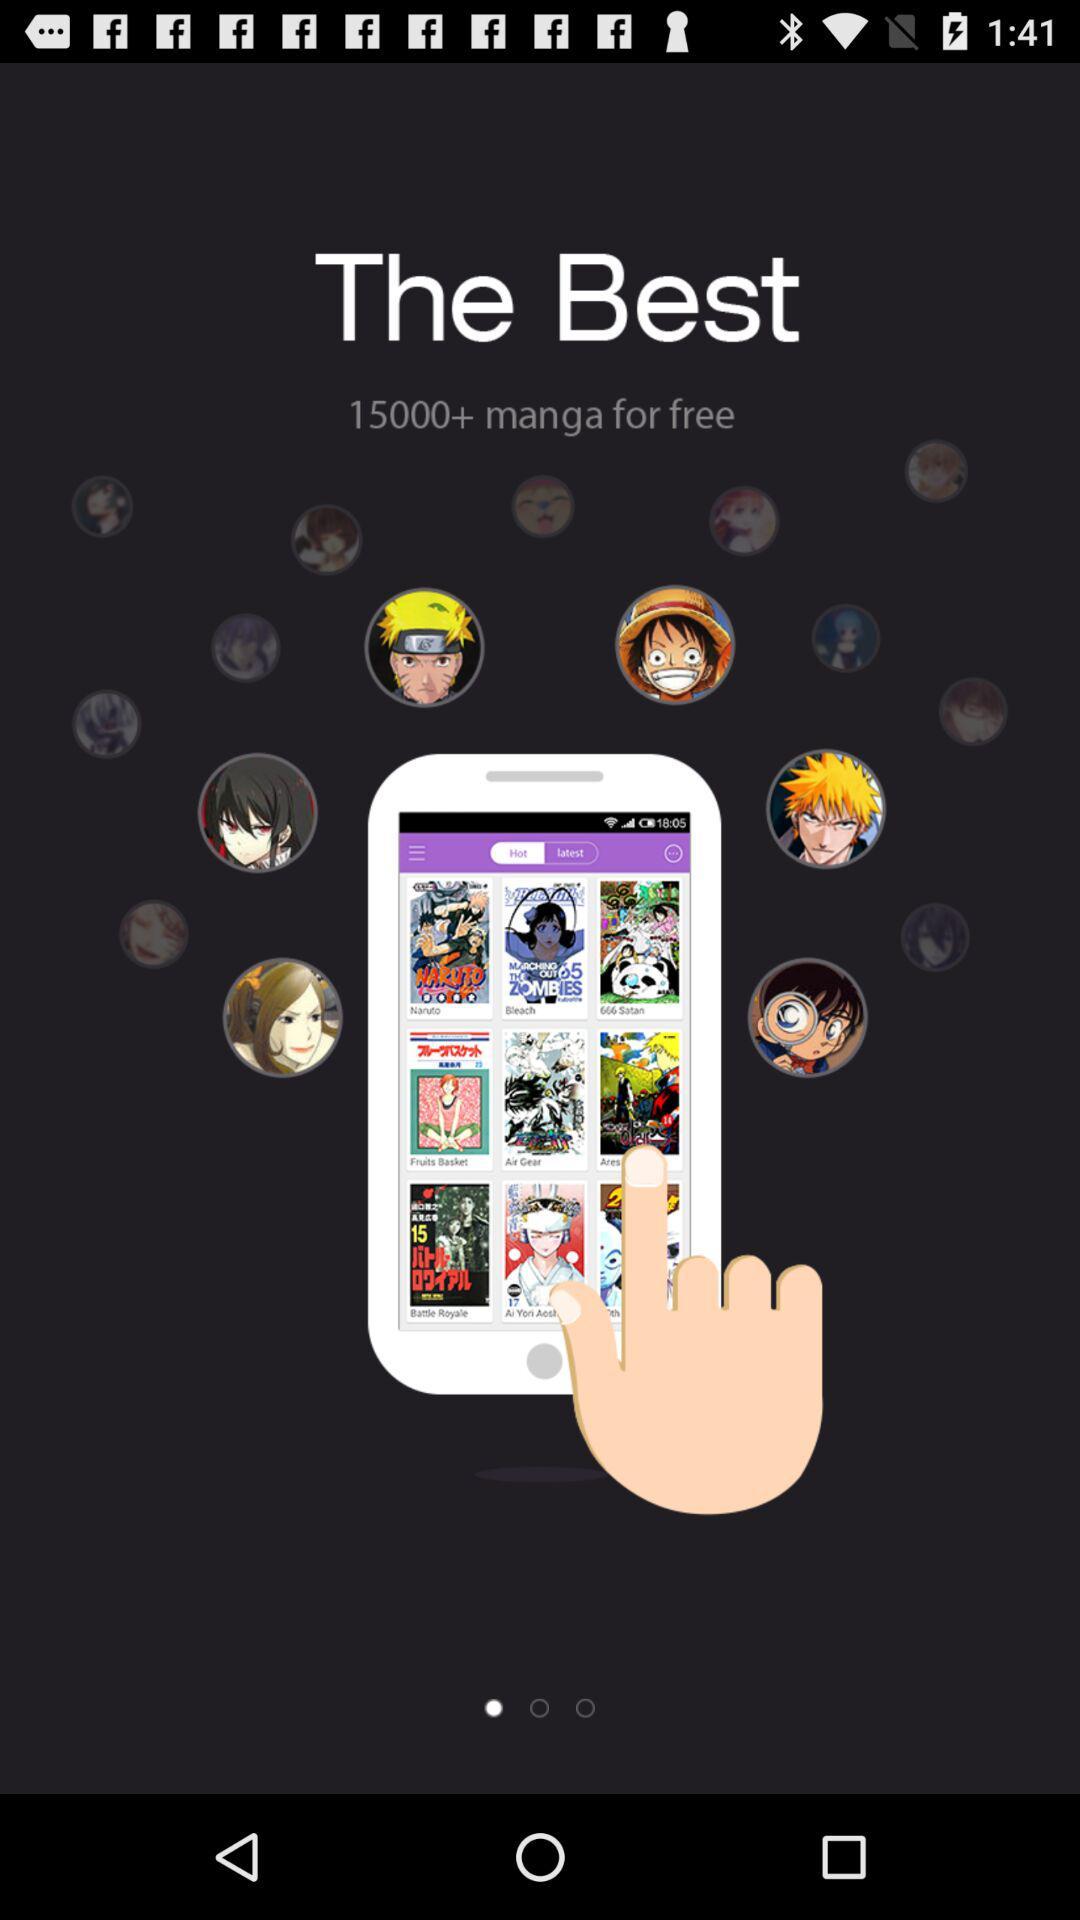  I want to click on next screen, so click(538, 1707).